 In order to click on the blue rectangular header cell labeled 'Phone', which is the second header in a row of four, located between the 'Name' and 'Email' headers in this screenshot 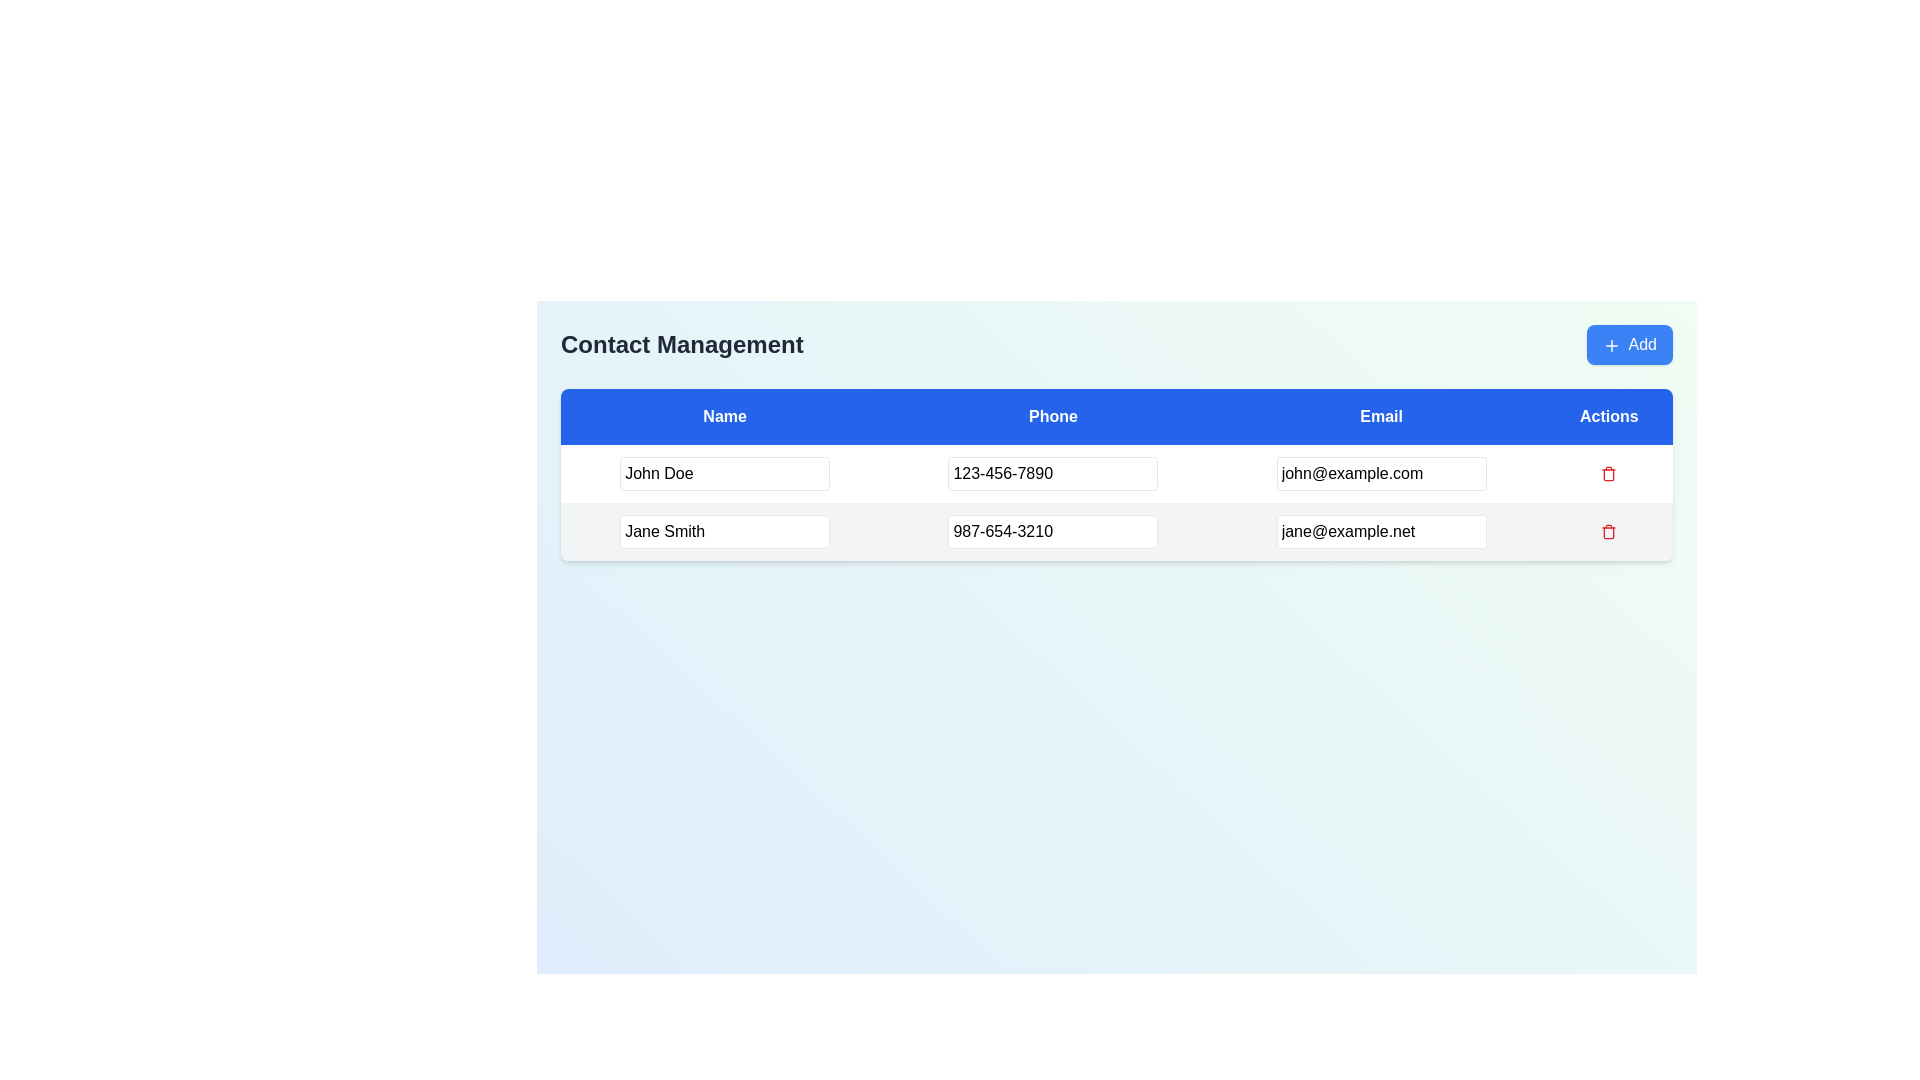, I will do `click(1052, 415)`.